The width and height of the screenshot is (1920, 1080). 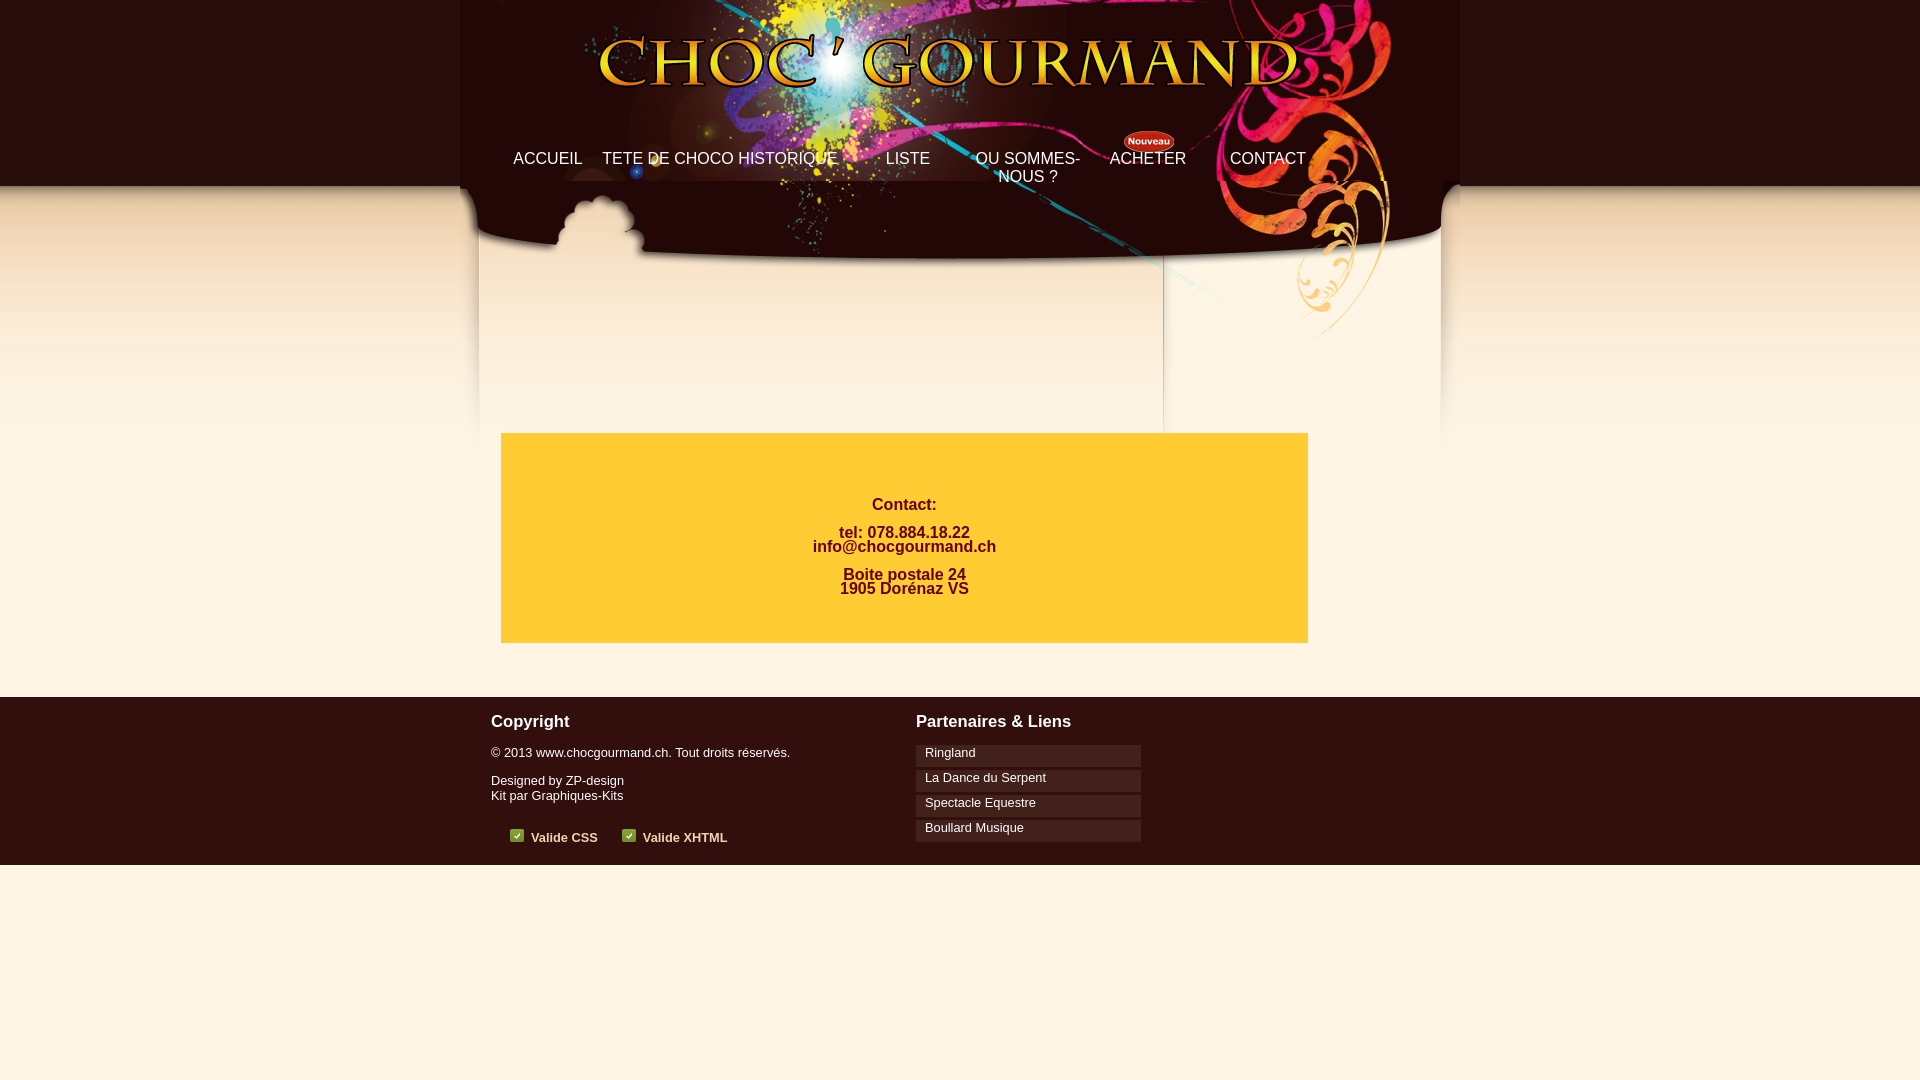 I want to click on 'CONTACT', so click(x=1228, y=157).